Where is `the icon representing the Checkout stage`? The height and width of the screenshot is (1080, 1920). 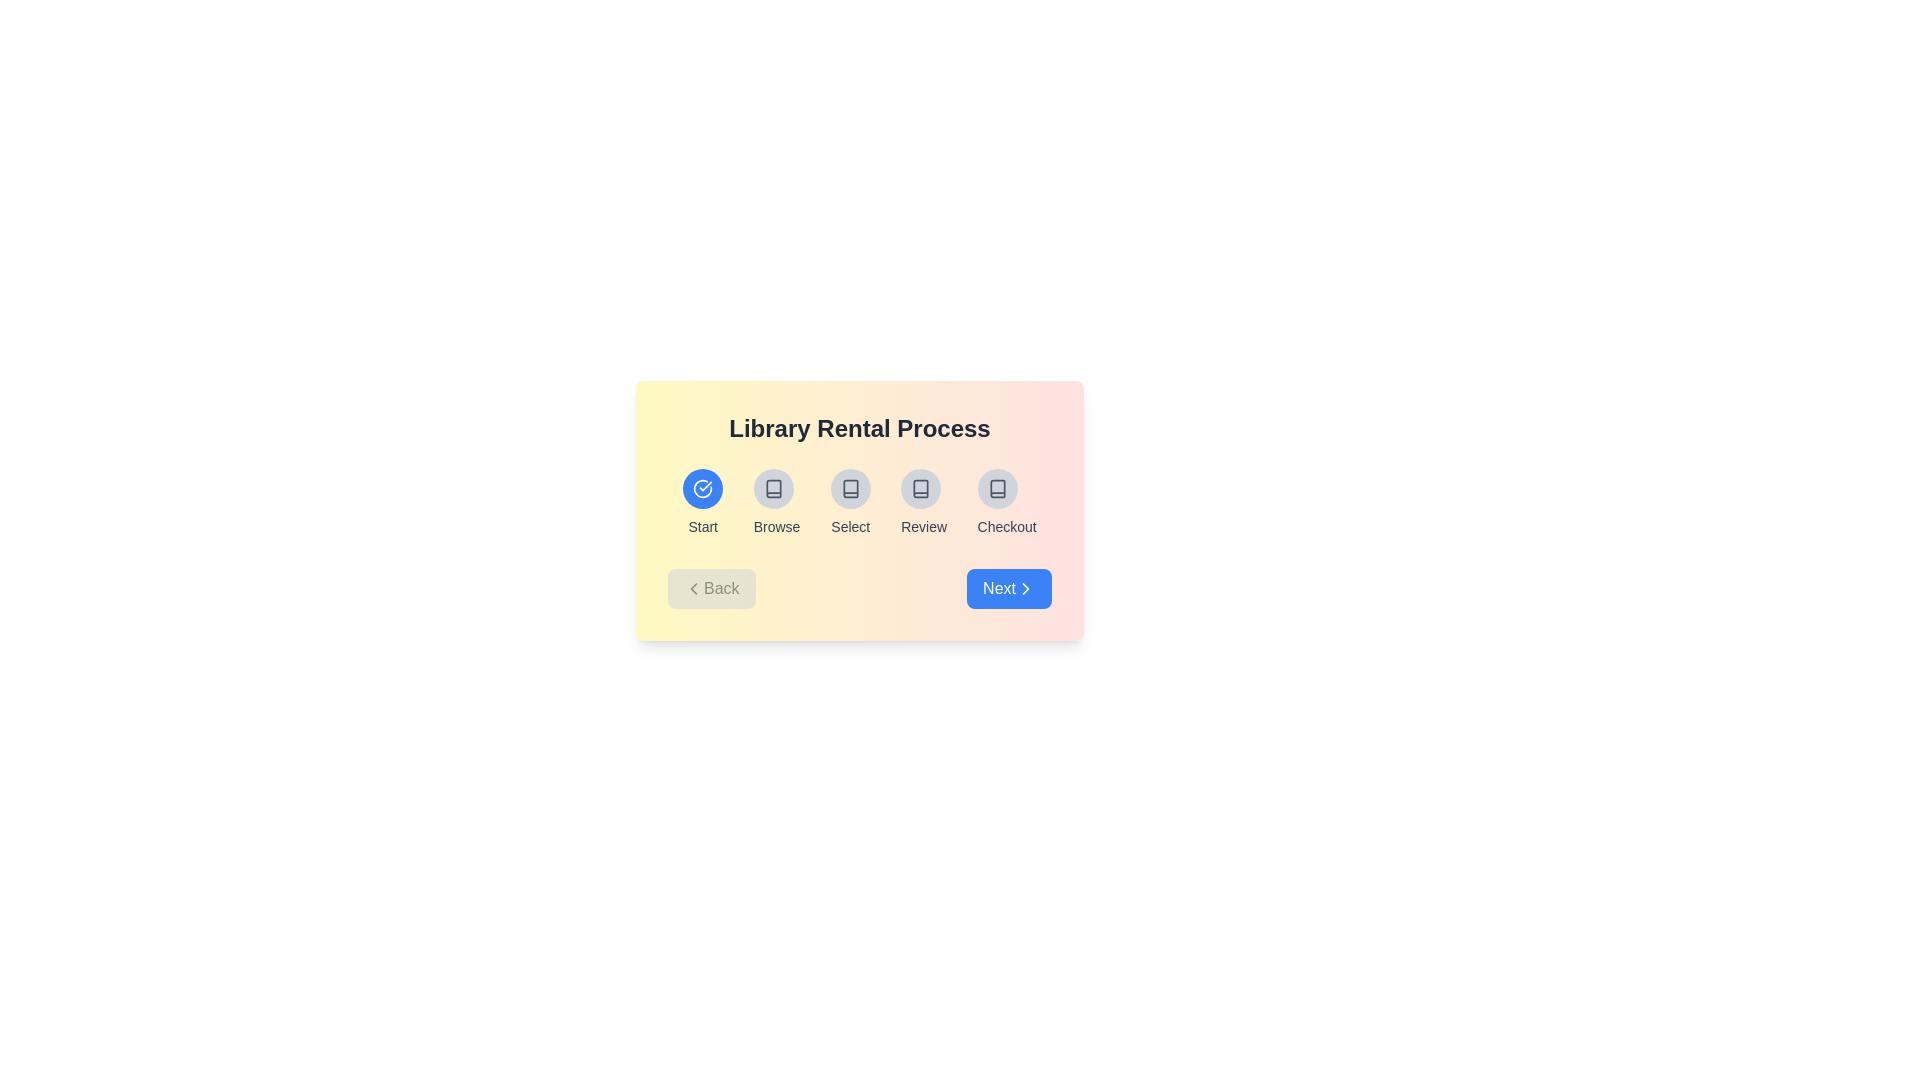 the icon representing the Checkout stage is located at coordinates (997, 489).